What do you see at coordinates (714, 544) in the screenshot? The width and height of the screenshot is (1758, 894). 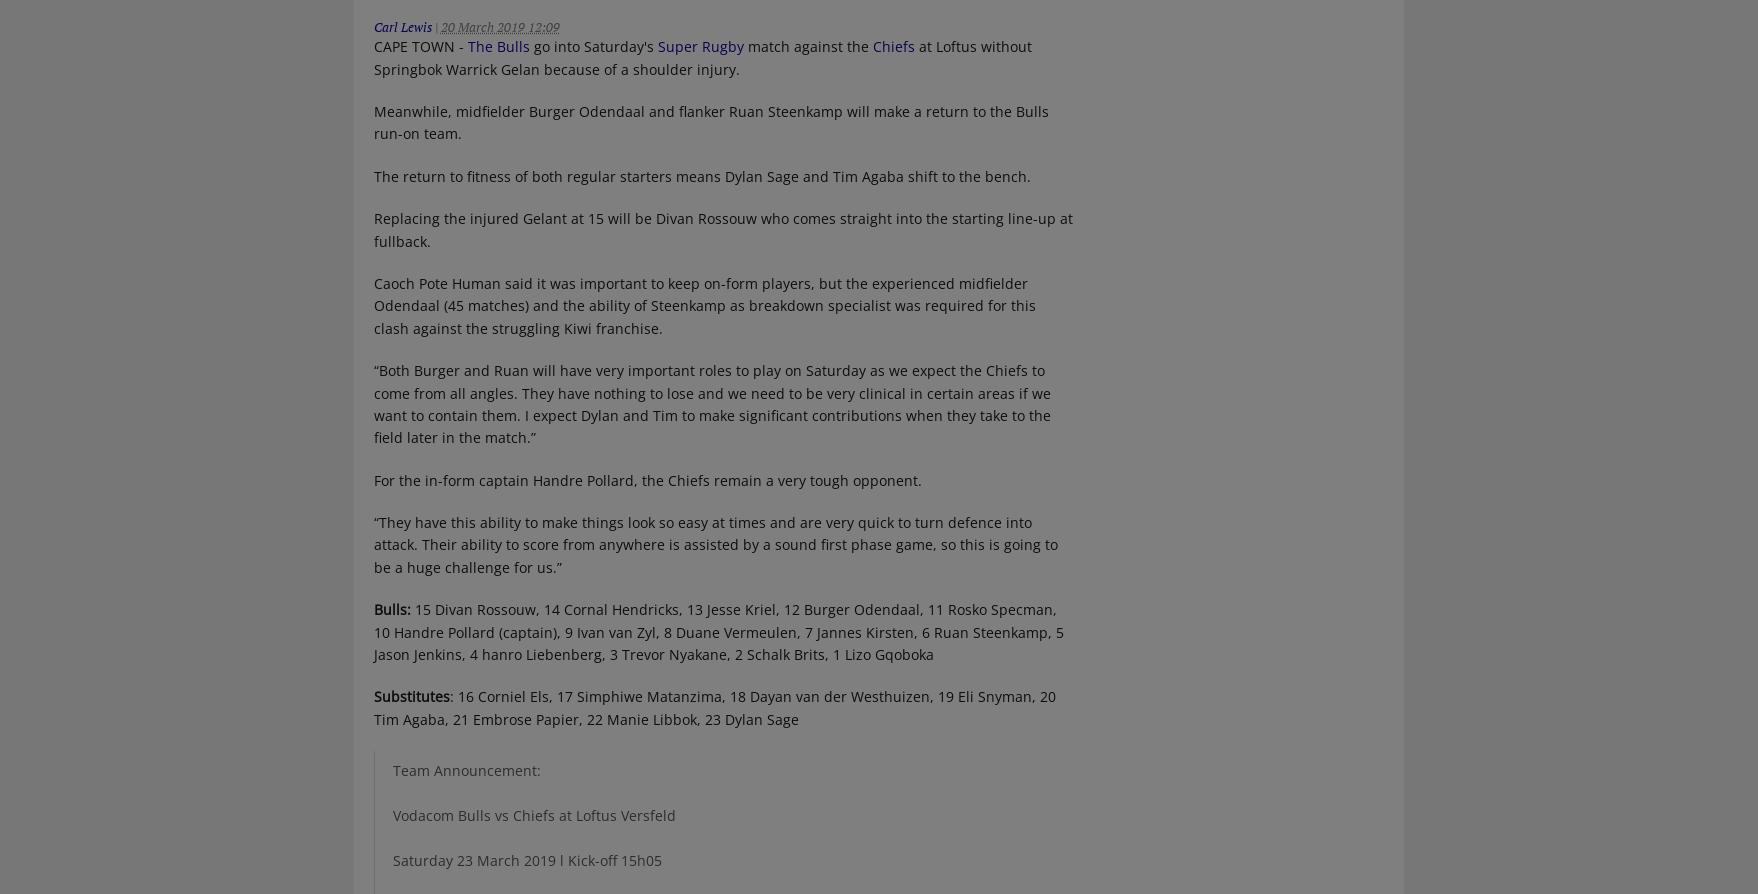 I see `'“They have this ability to make things look so easy at times and are very quick to turn defence into attack. Their ability to score from anywhere is assisted by a sound first phase game, so this is going to be a huge challenge for us.”'` at bounding box center [714, 544].